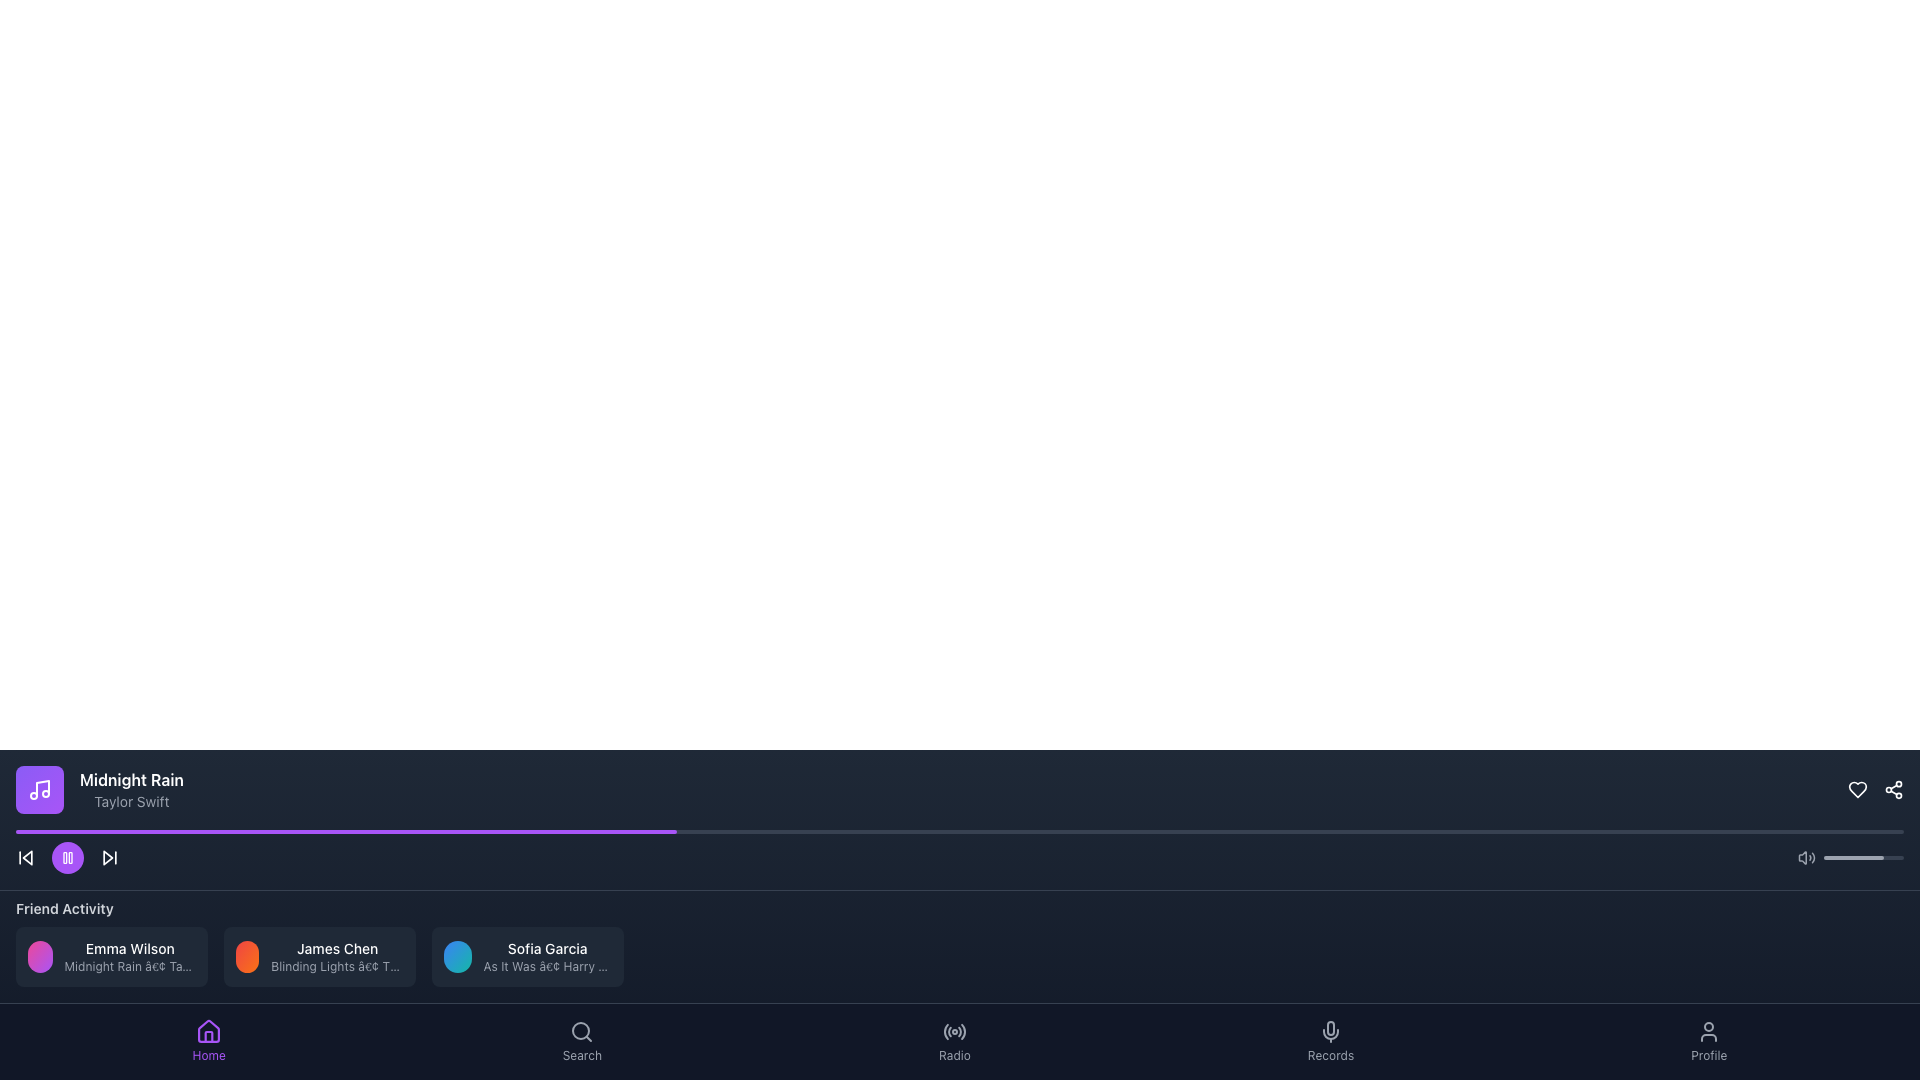 The height and width of the screenshot is (1080, 1920). Describe the element at coordinates (67, 856) in the screenshot. I see `the play/pause toggle button located between the back-skip and forward-skip buttons` at that location.